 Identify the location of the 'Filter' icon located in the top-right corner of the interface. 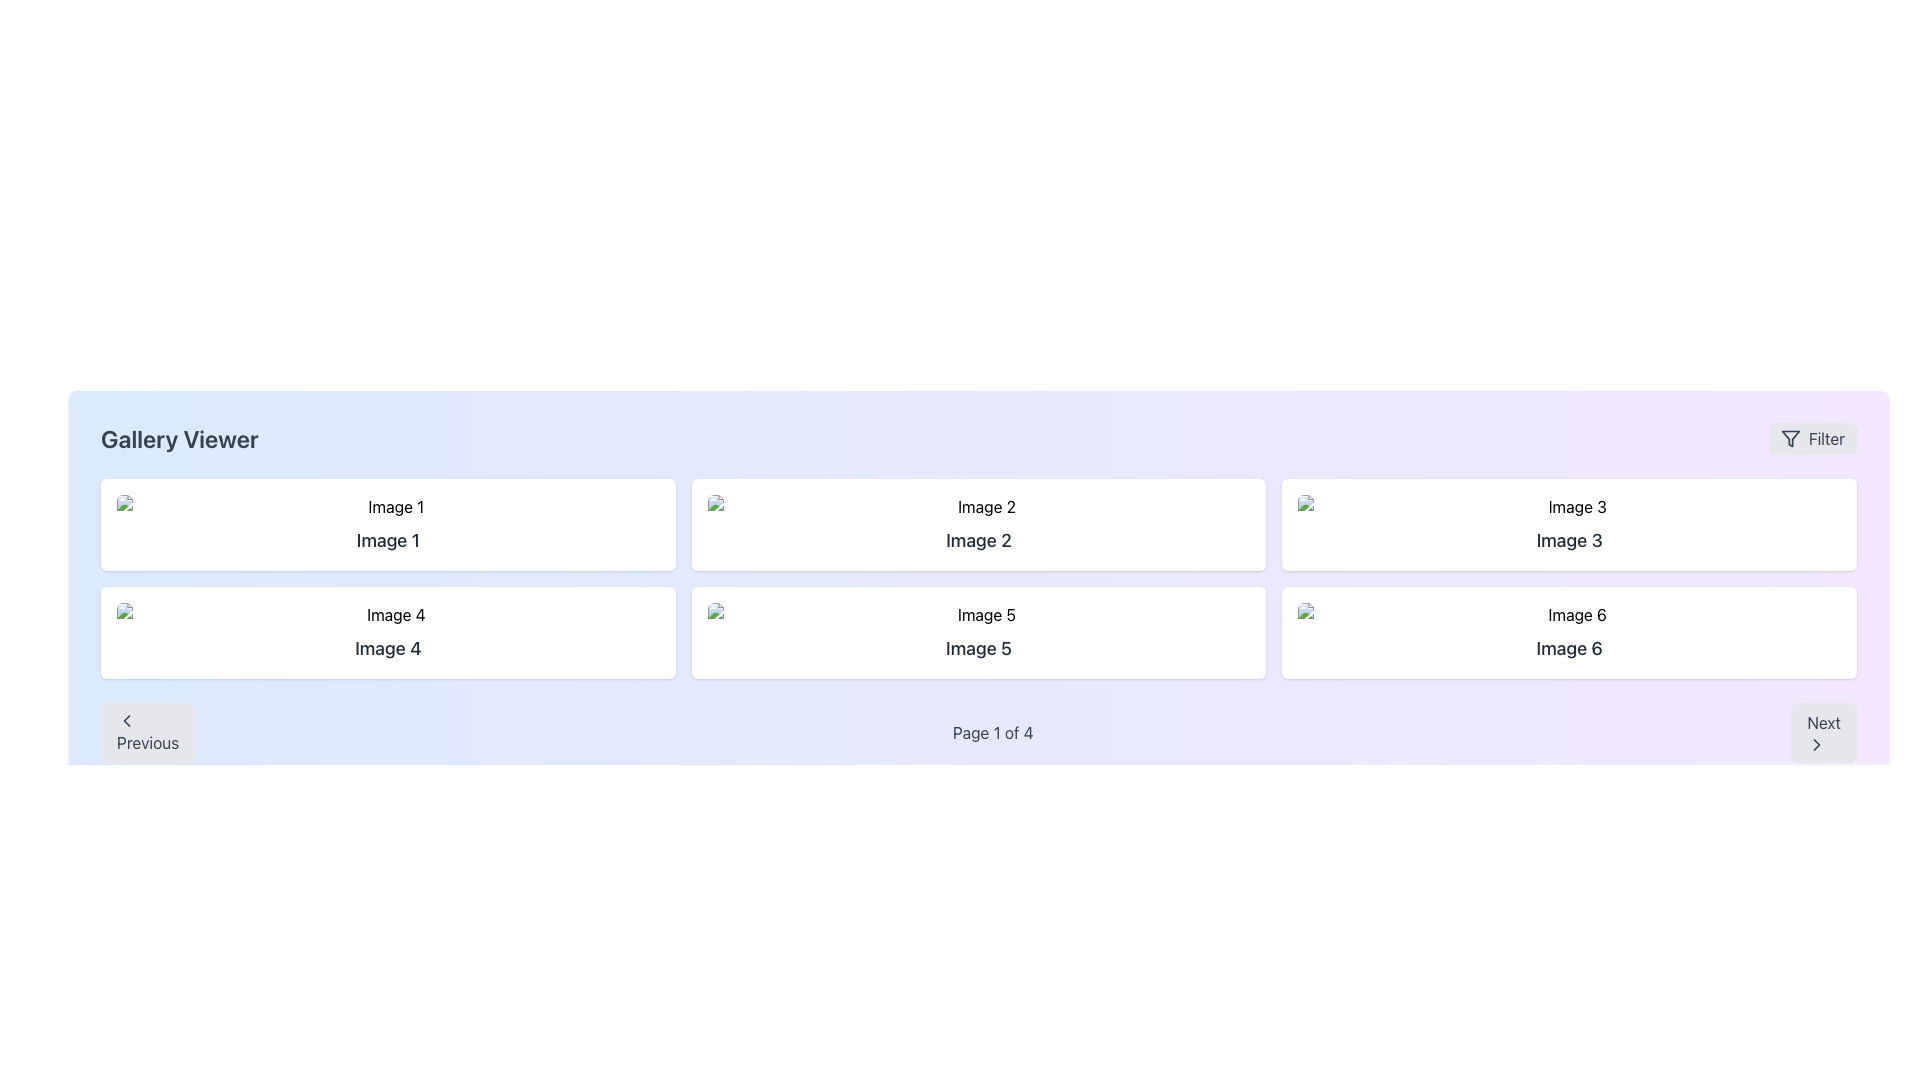
(1790, 438).